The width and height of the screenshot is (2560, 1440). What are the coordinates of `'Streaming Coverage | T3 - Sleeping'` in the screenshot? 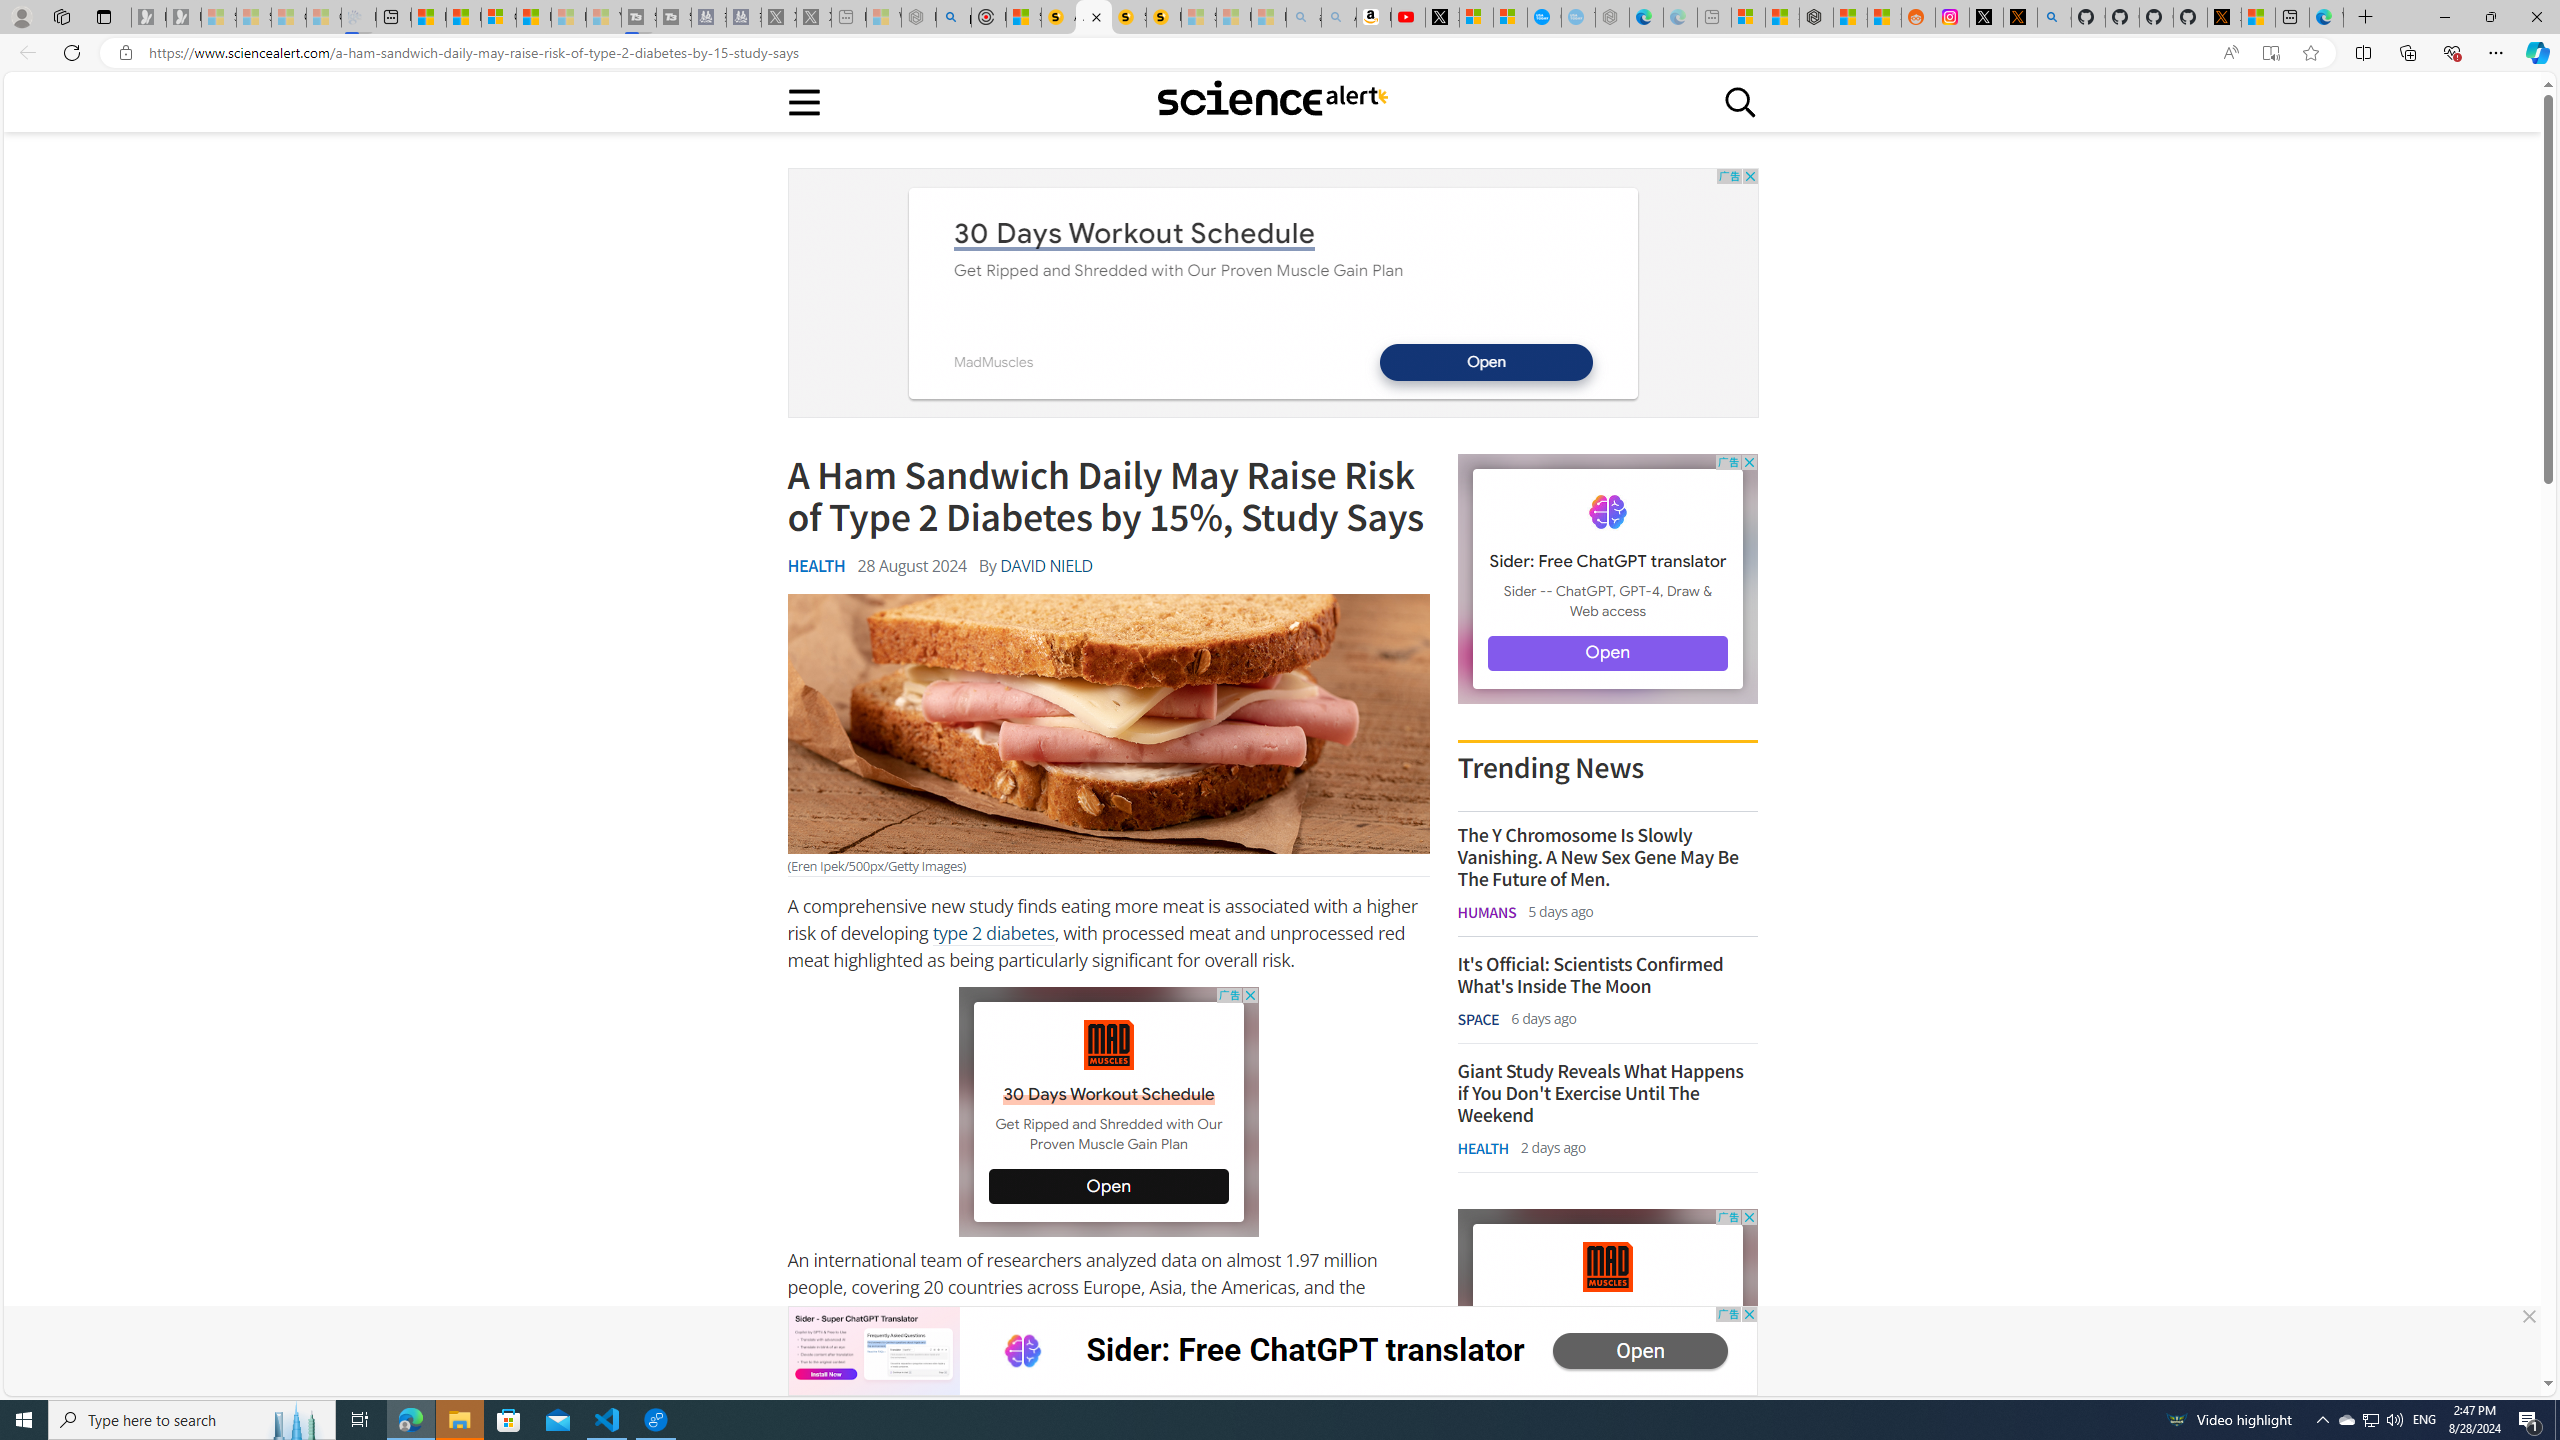 It's located at (637, 16).